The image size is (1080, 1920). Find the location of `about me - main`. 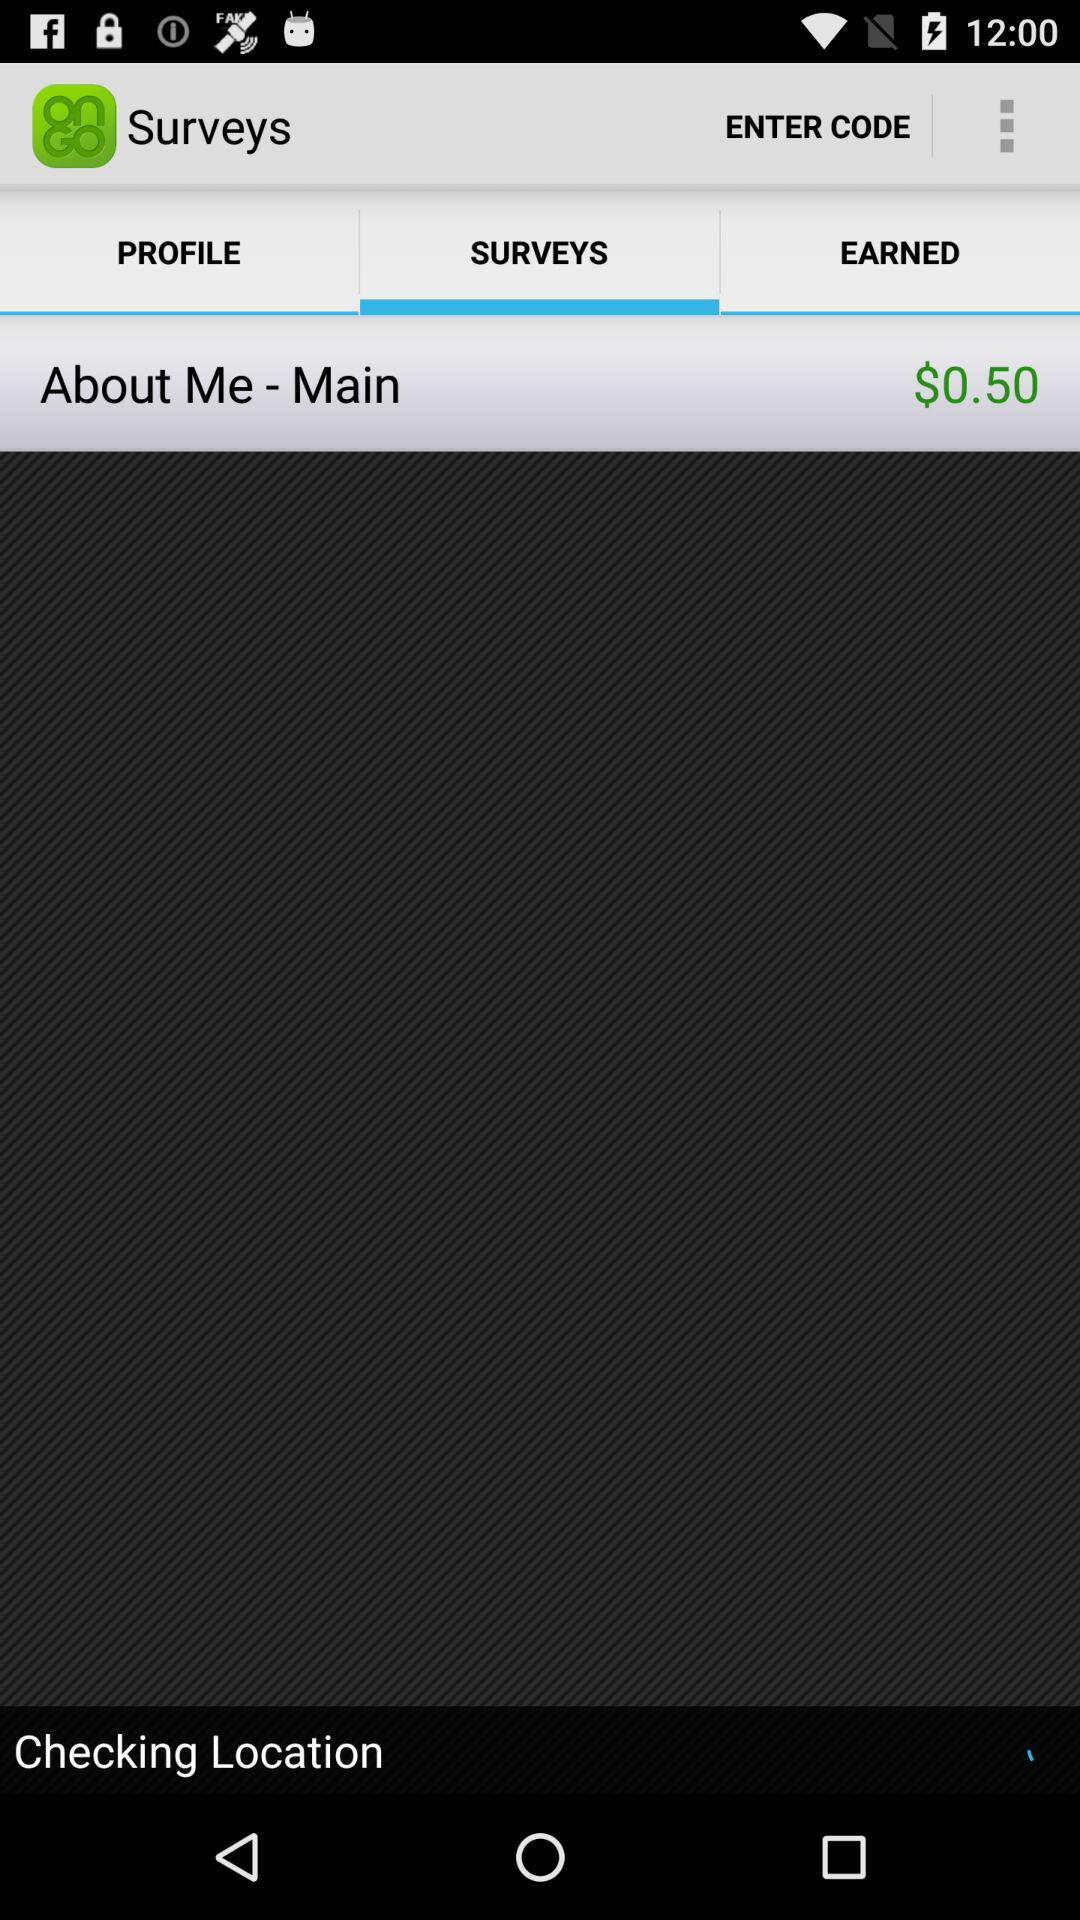

about me - main is located at coordinates (476, 383).